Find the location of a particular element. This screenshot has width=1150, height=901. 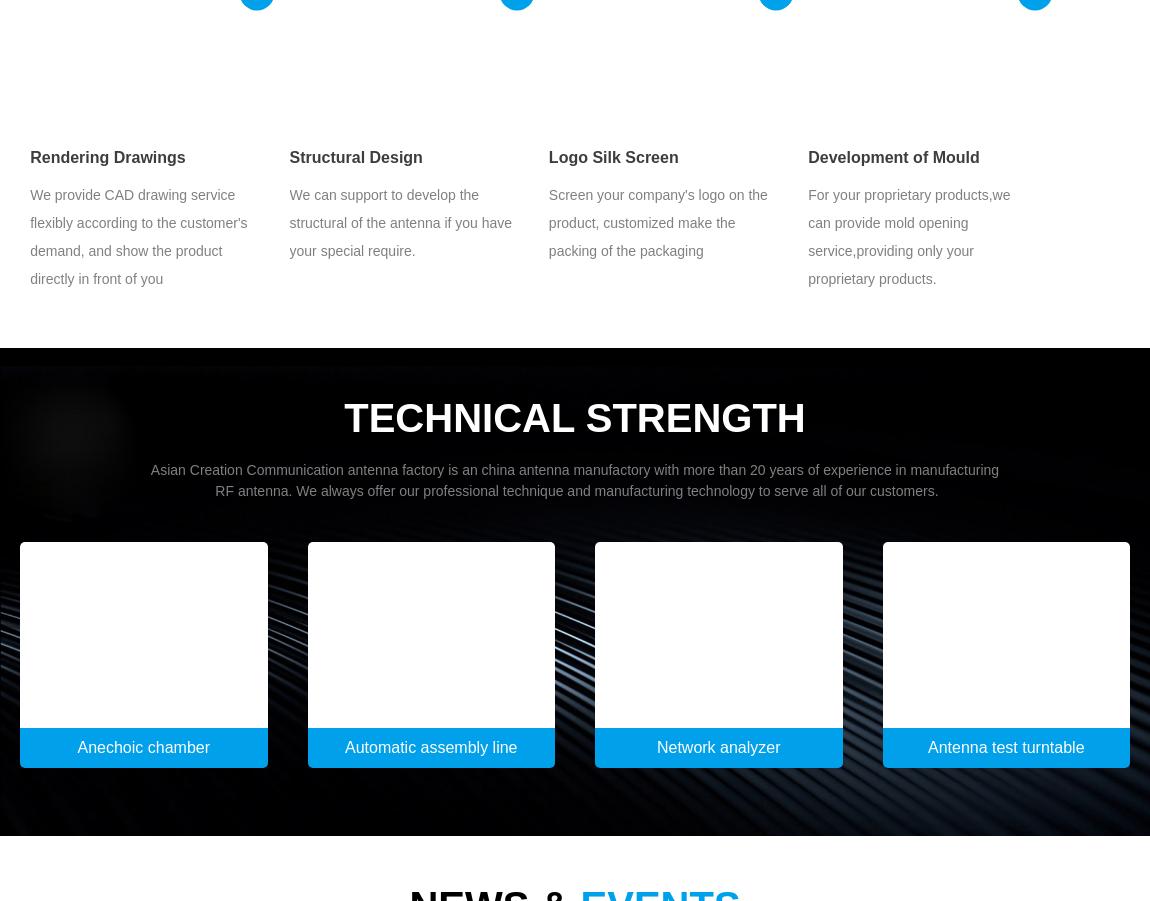

'Screen your company's logo on the product, customized make the packing of the packaging' is located at coordinates (656, 221).